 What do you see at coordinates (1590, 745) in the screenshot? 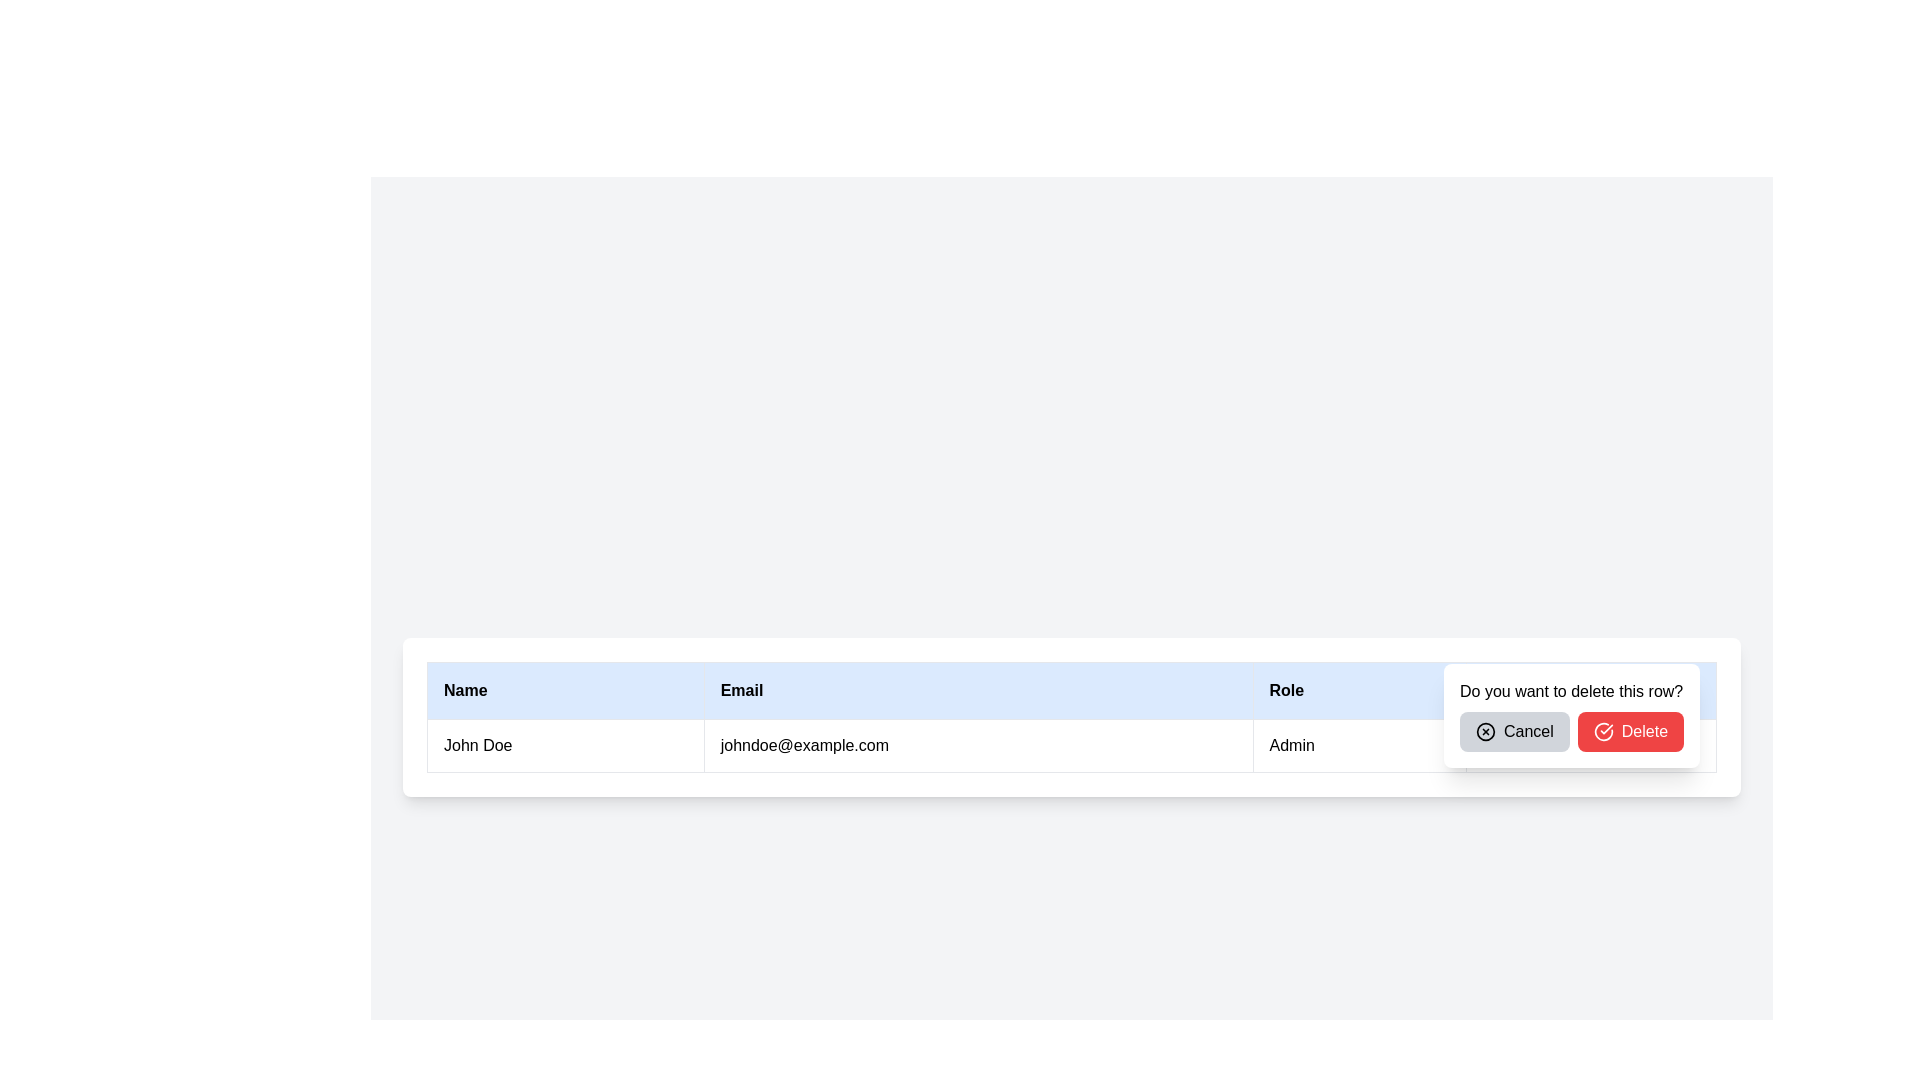
I see `the confirmation button for deleting a row in the table, located below the prompt text 'Do you want to delete this row?' and to the right of the 'Cancel' button` at bounding box center [1590, 745].